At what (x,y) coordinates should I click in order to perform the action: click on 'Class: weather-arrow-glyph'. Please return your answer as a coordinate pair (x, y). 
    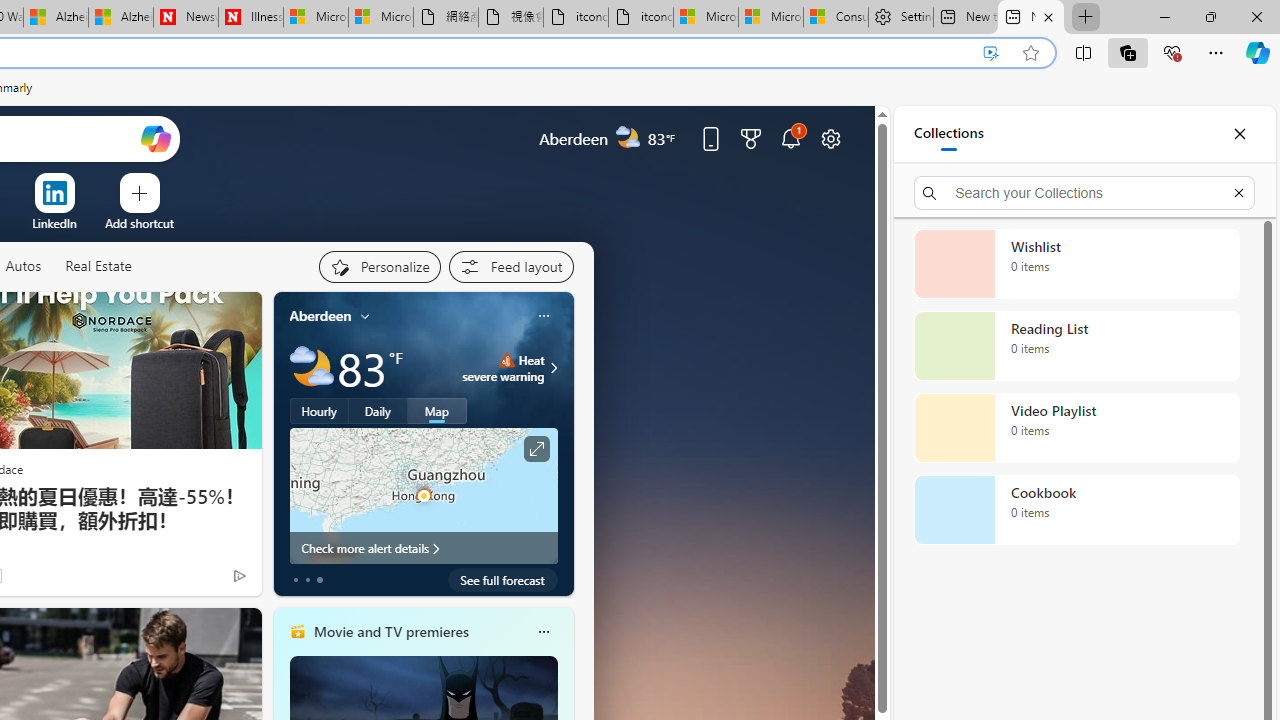
    Looking at the image, I should click on (554, 367).